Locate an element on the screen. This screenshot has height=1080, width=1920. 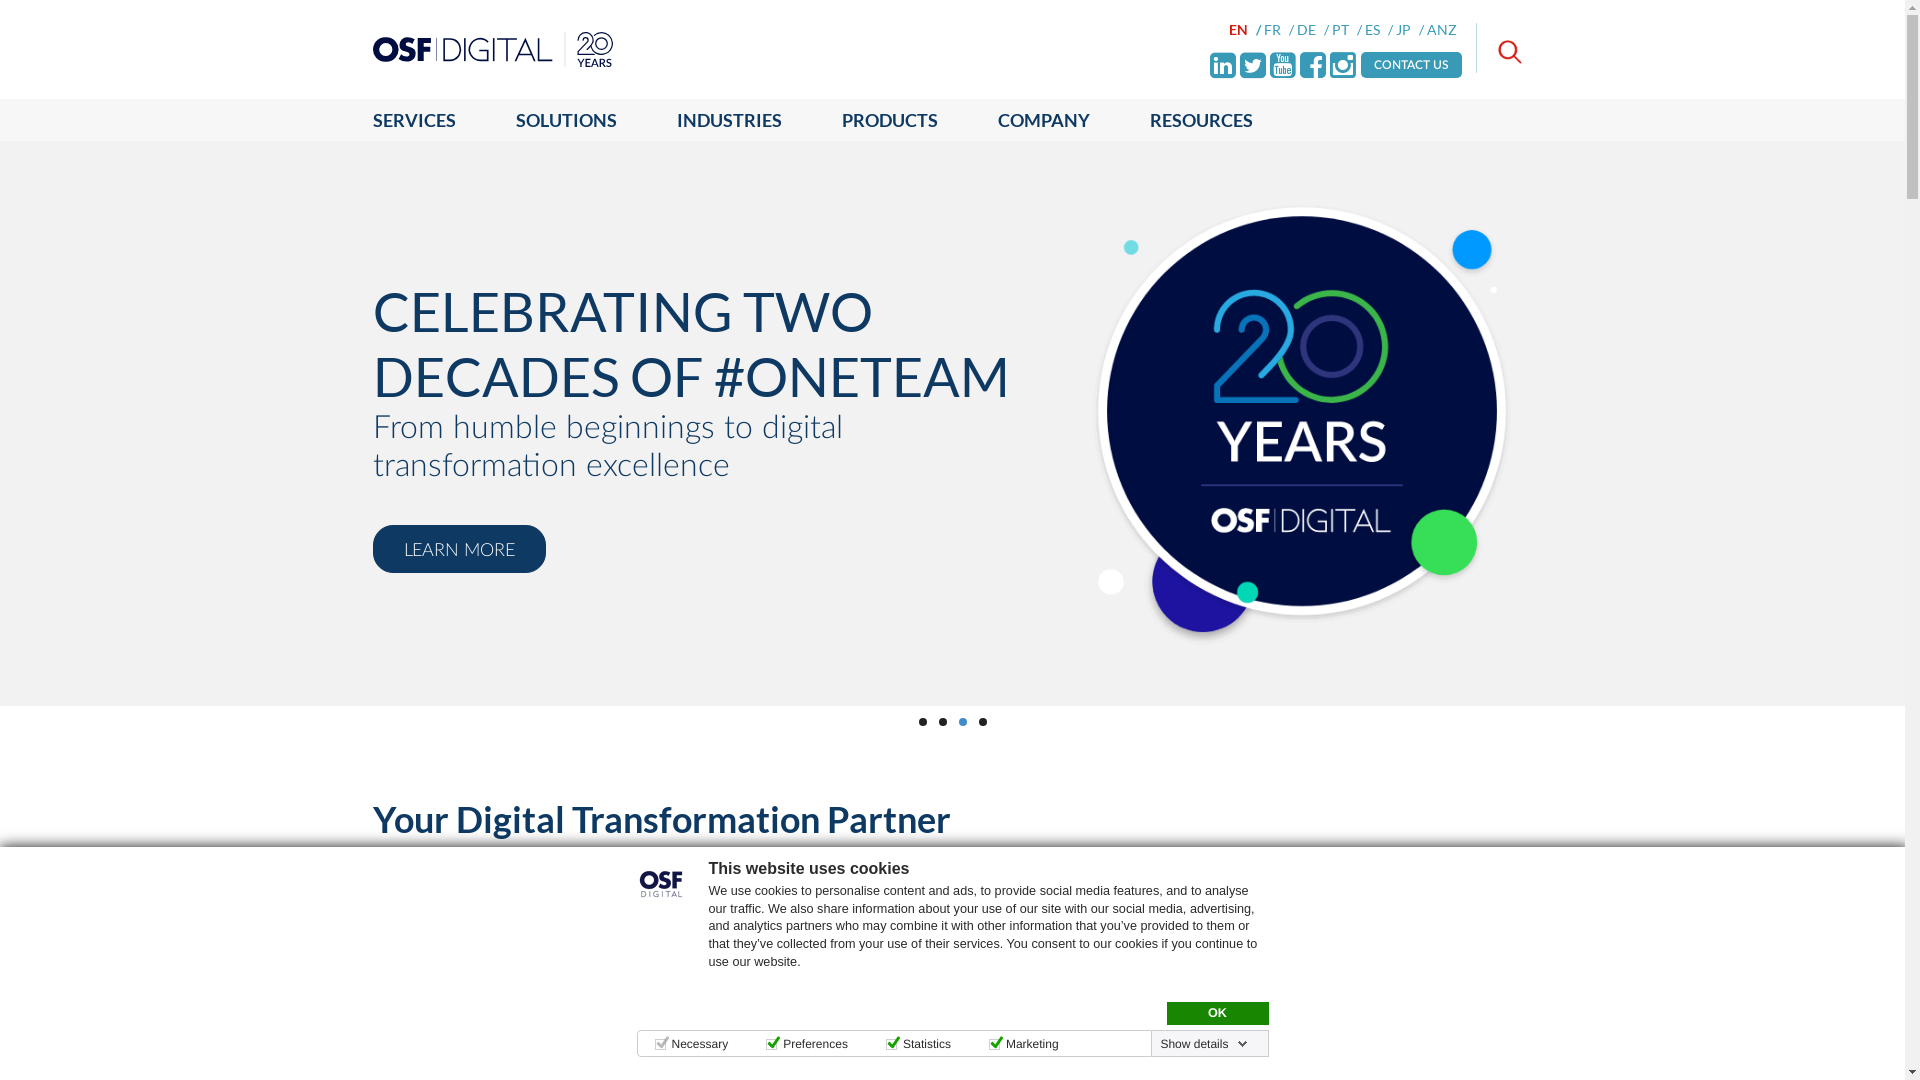
'SERVICES' is located at coordinates (427, 119).